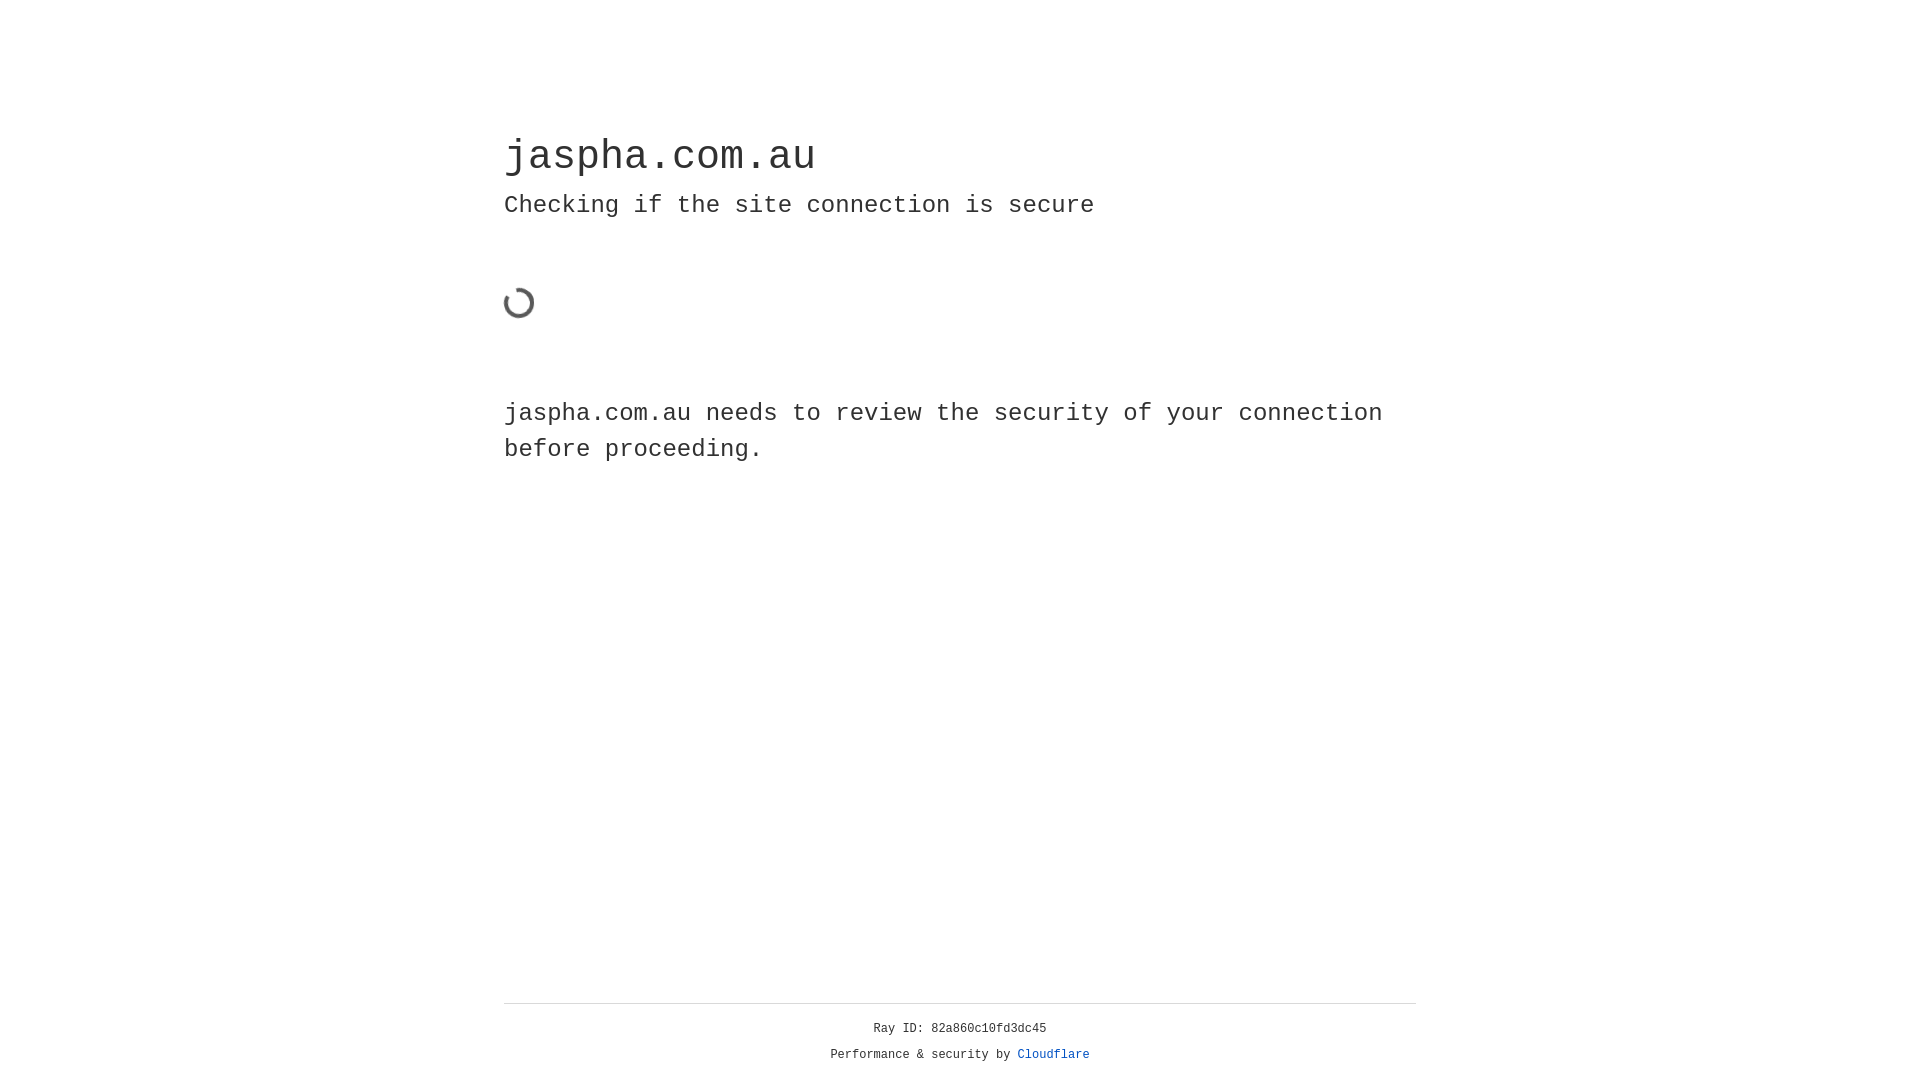  What do you see at coordinates (1053, 1054) in the screenshot?
I see `'Cloudflare'` at bounding box center [1053, 1054].